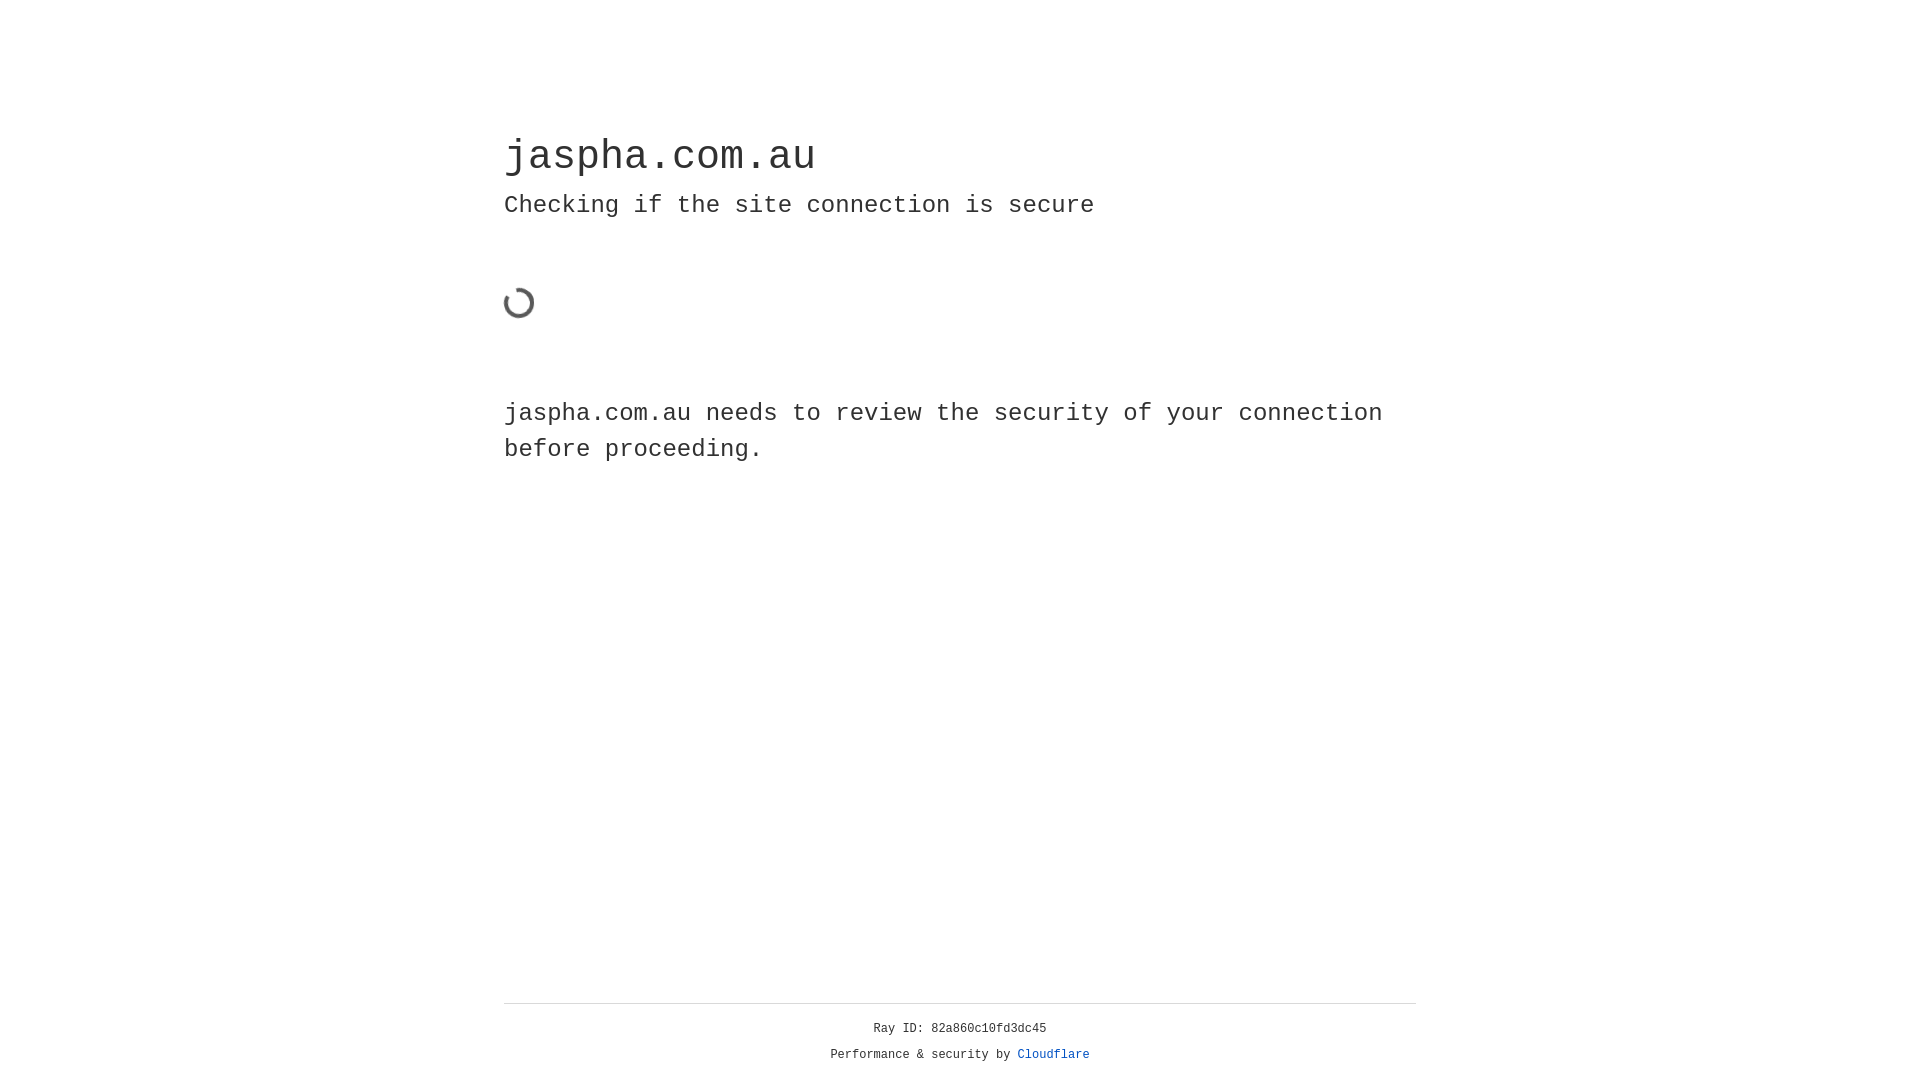  What do you see at coordinates (1053, 1054) in the screenshot?
I see `'Cloudflare'` at bounding box center [1053, 1054].